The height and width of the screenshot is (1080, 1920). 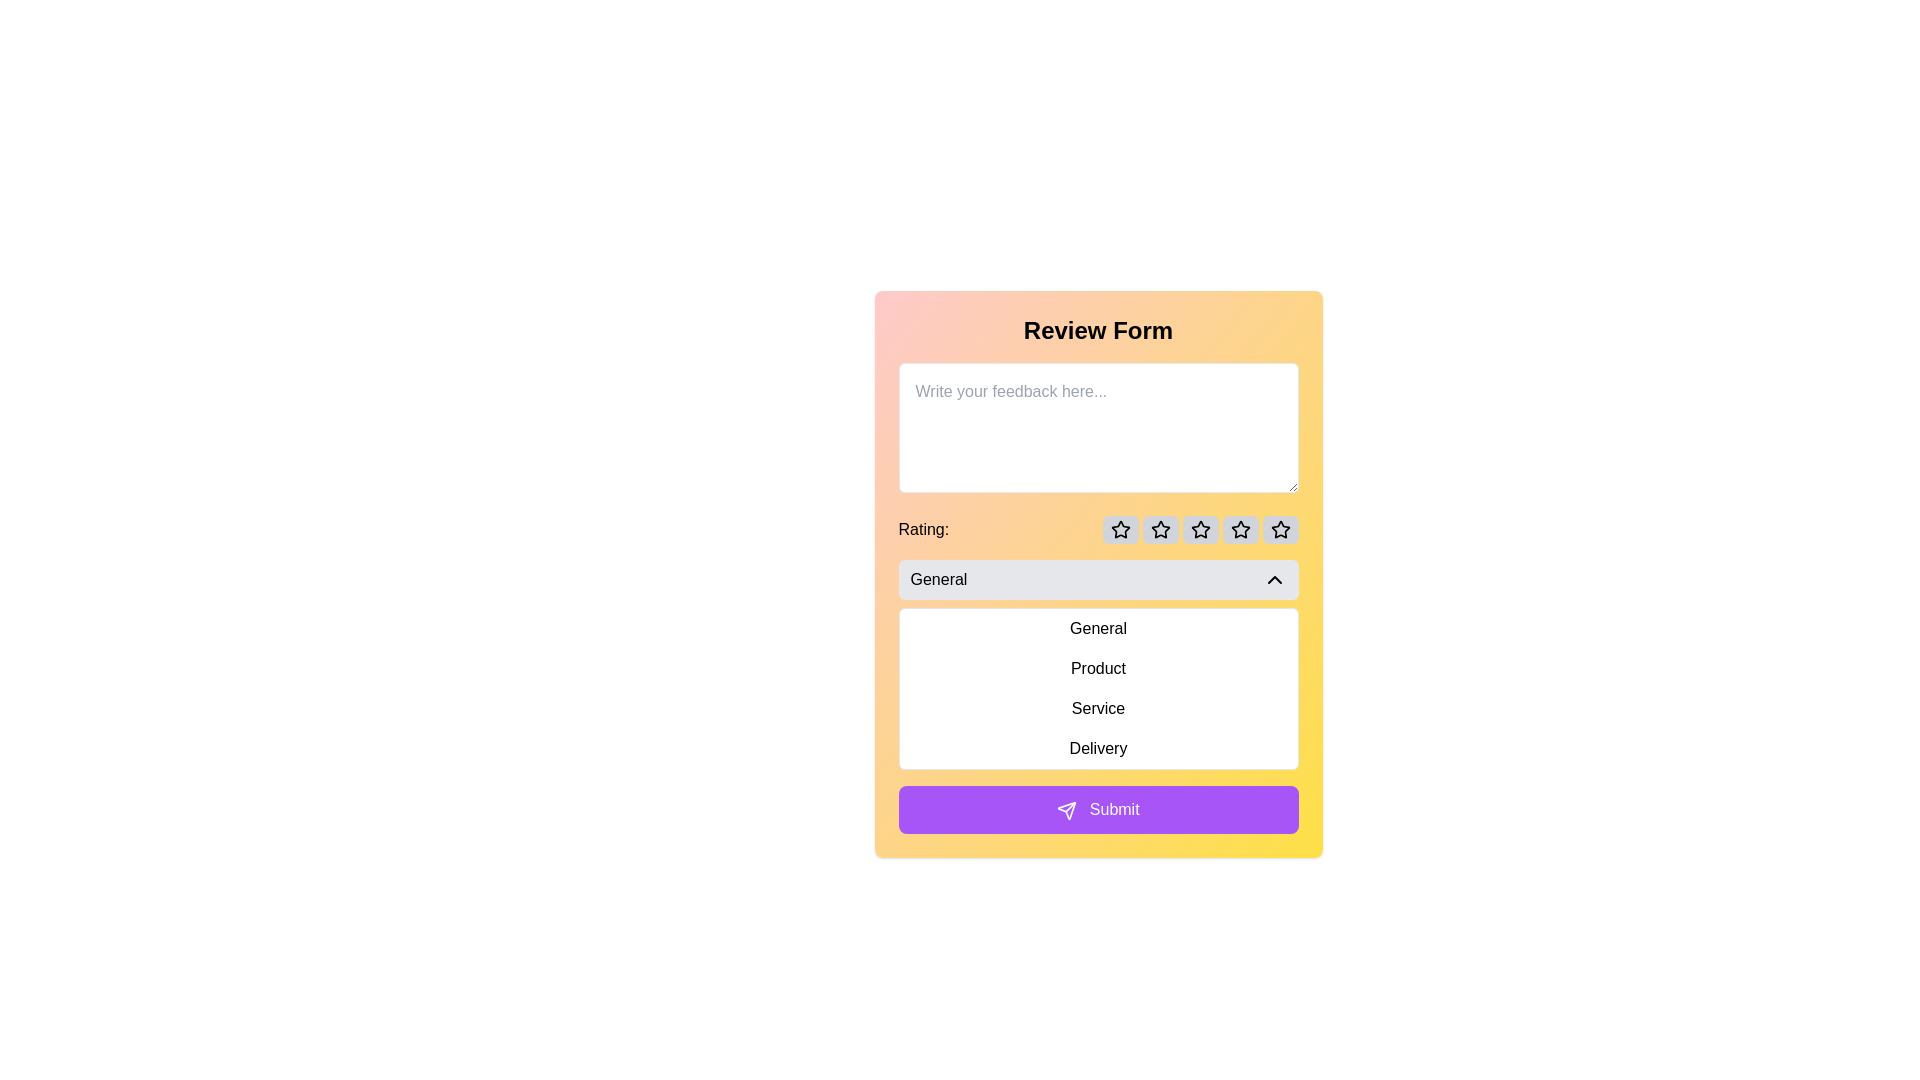 What do you see at coordinates (1200, 528) in the screenshot?
I see `the interactive SVG star icon located below the 'Rating:' label` at bounding box center [1200, 528].